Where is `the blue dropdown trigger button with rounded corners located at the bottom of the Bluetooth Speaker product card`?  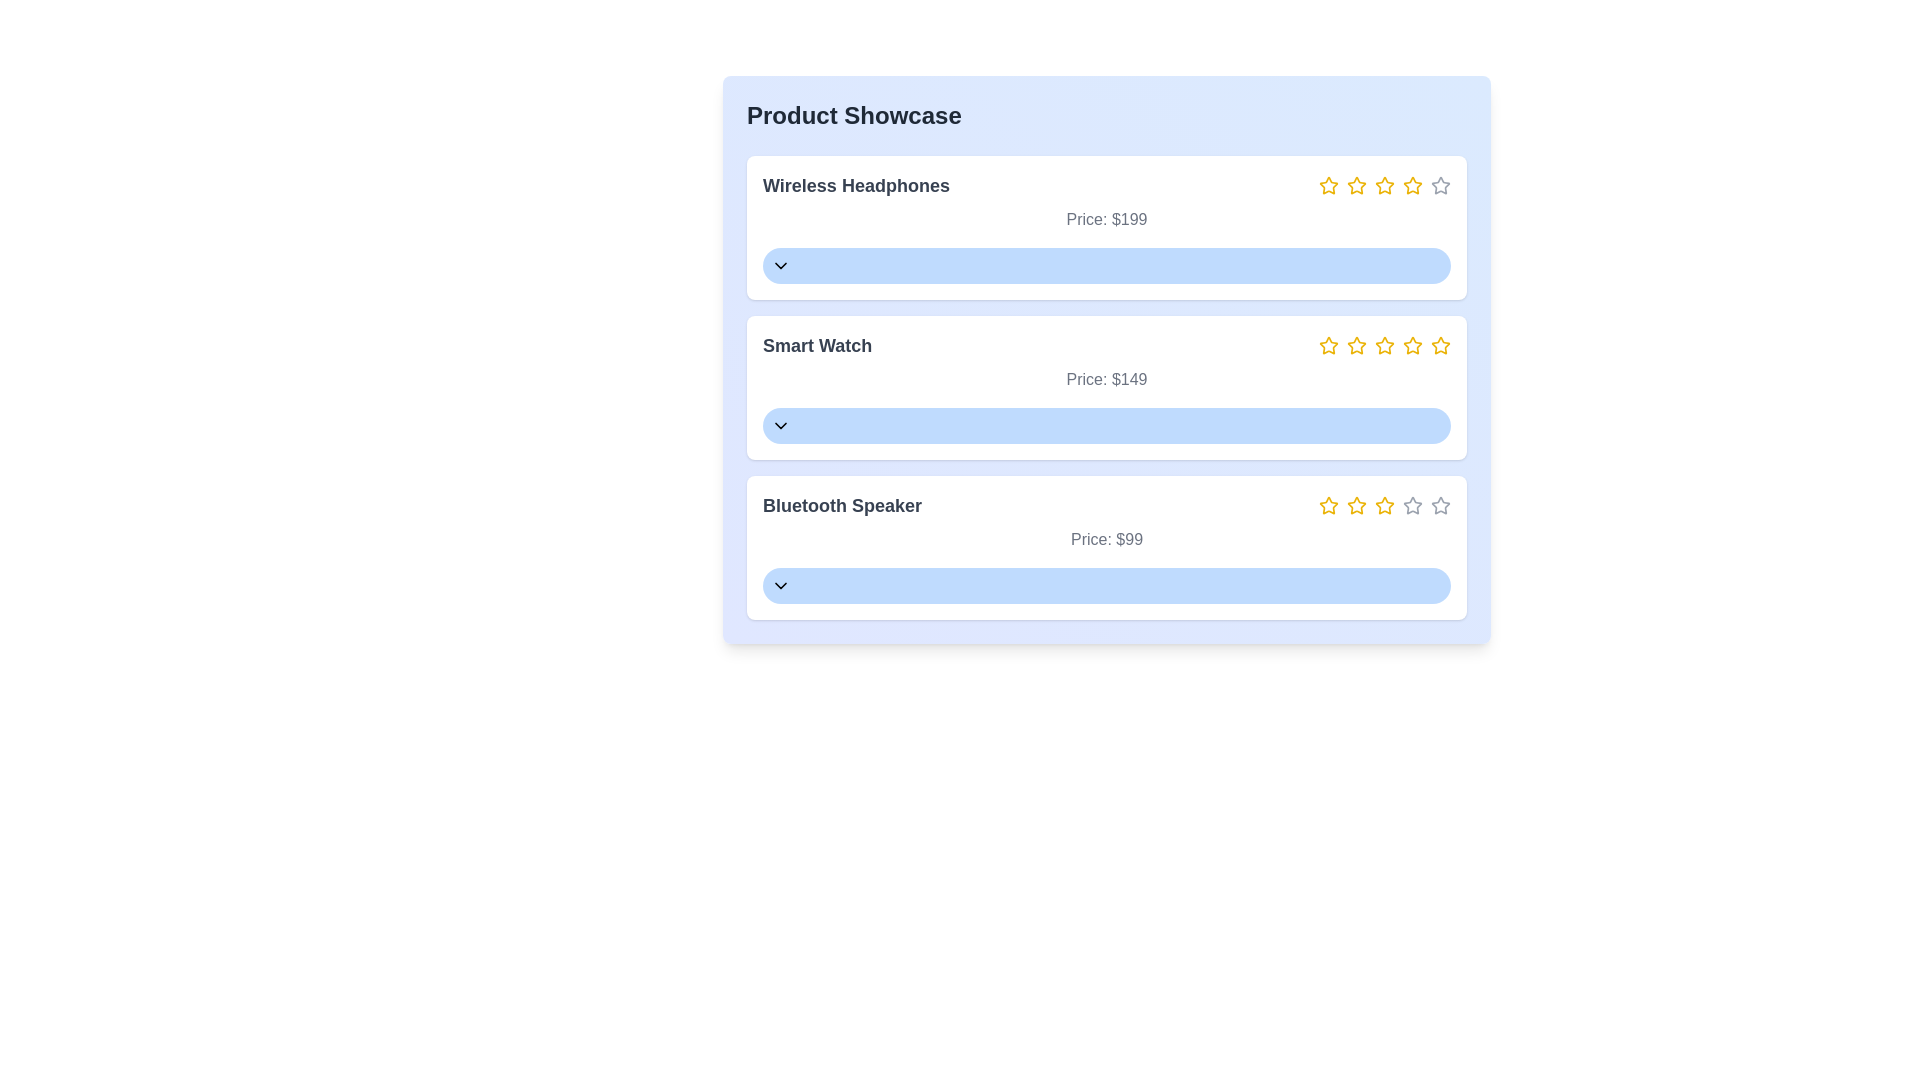 the blue dropdown trigger button with rounded corners located at the bottom of the Bluetooth Speaker product card is located at coordinates (1106, 585).